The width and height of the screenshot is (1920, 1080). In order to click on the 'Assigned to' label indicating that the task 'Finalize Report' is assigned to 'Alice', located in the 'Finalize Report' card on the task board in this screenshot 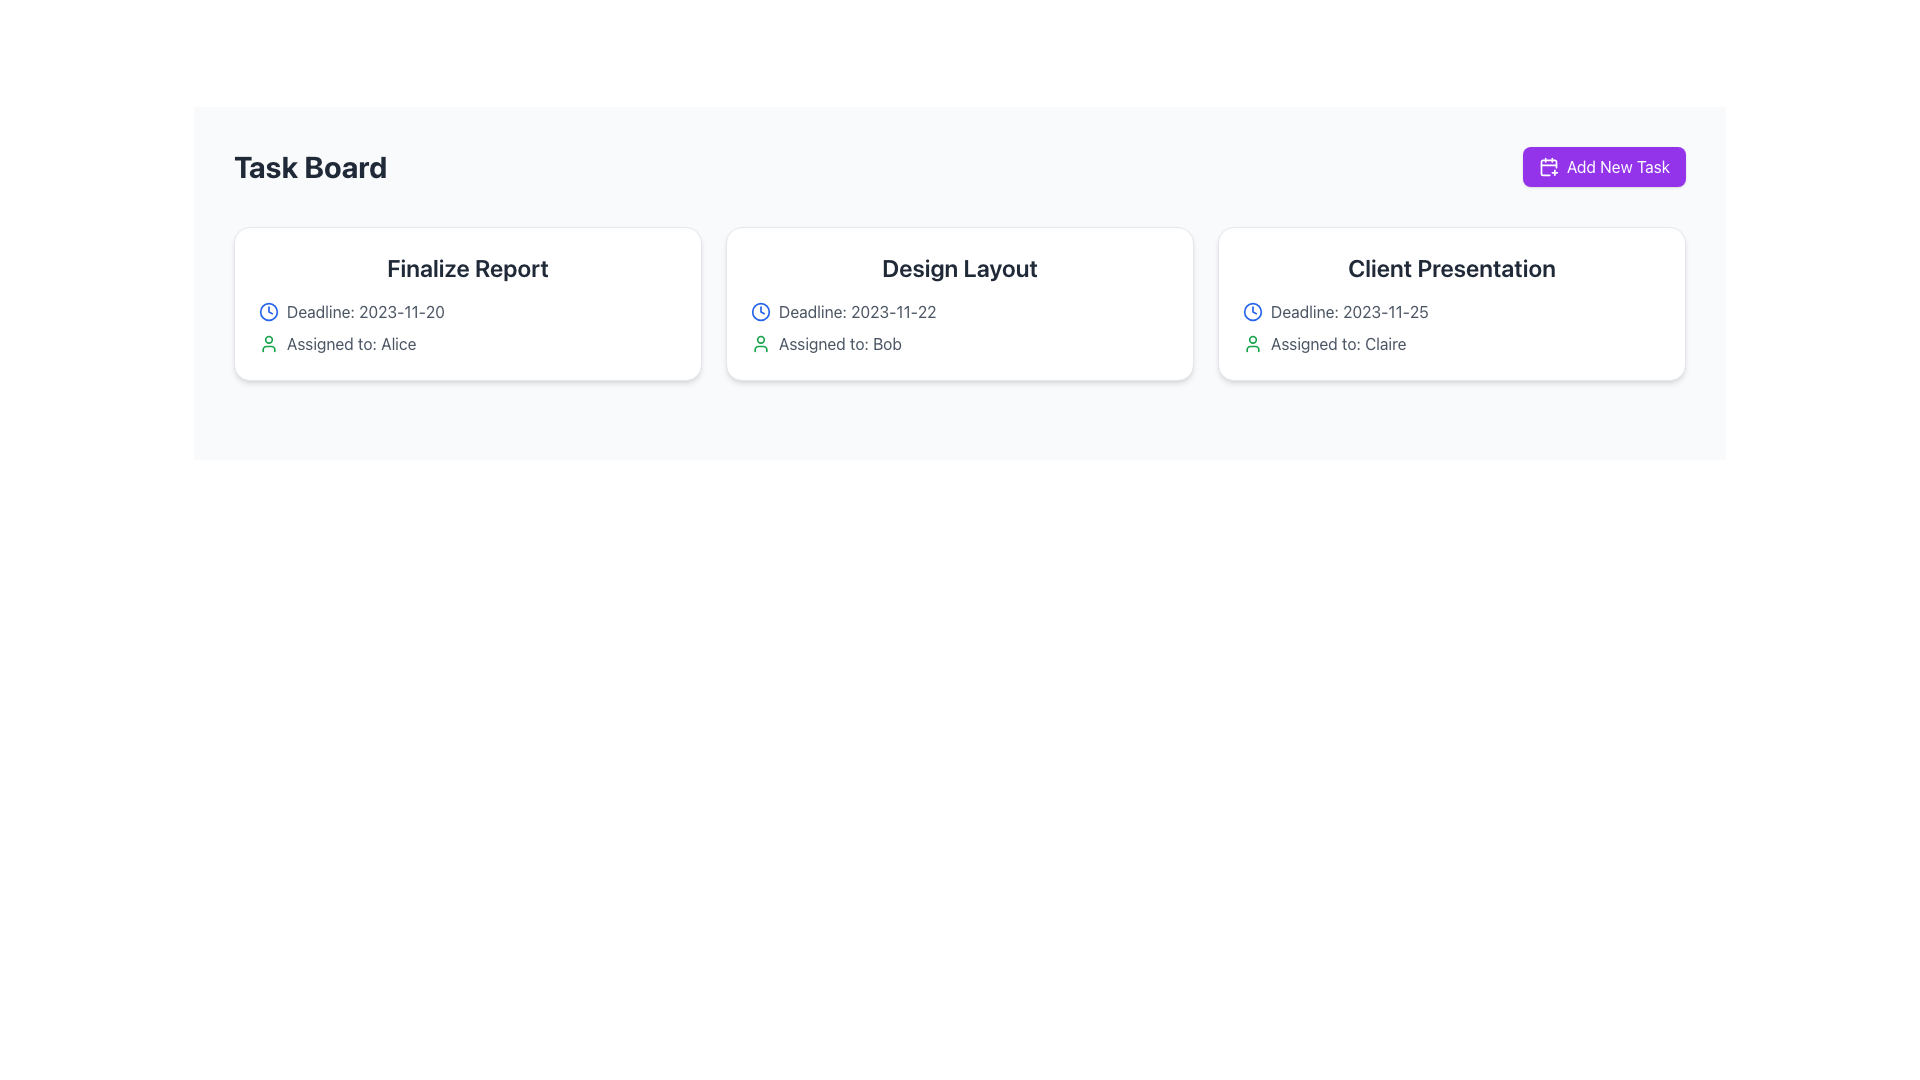, I will do `click(351, 342)`.